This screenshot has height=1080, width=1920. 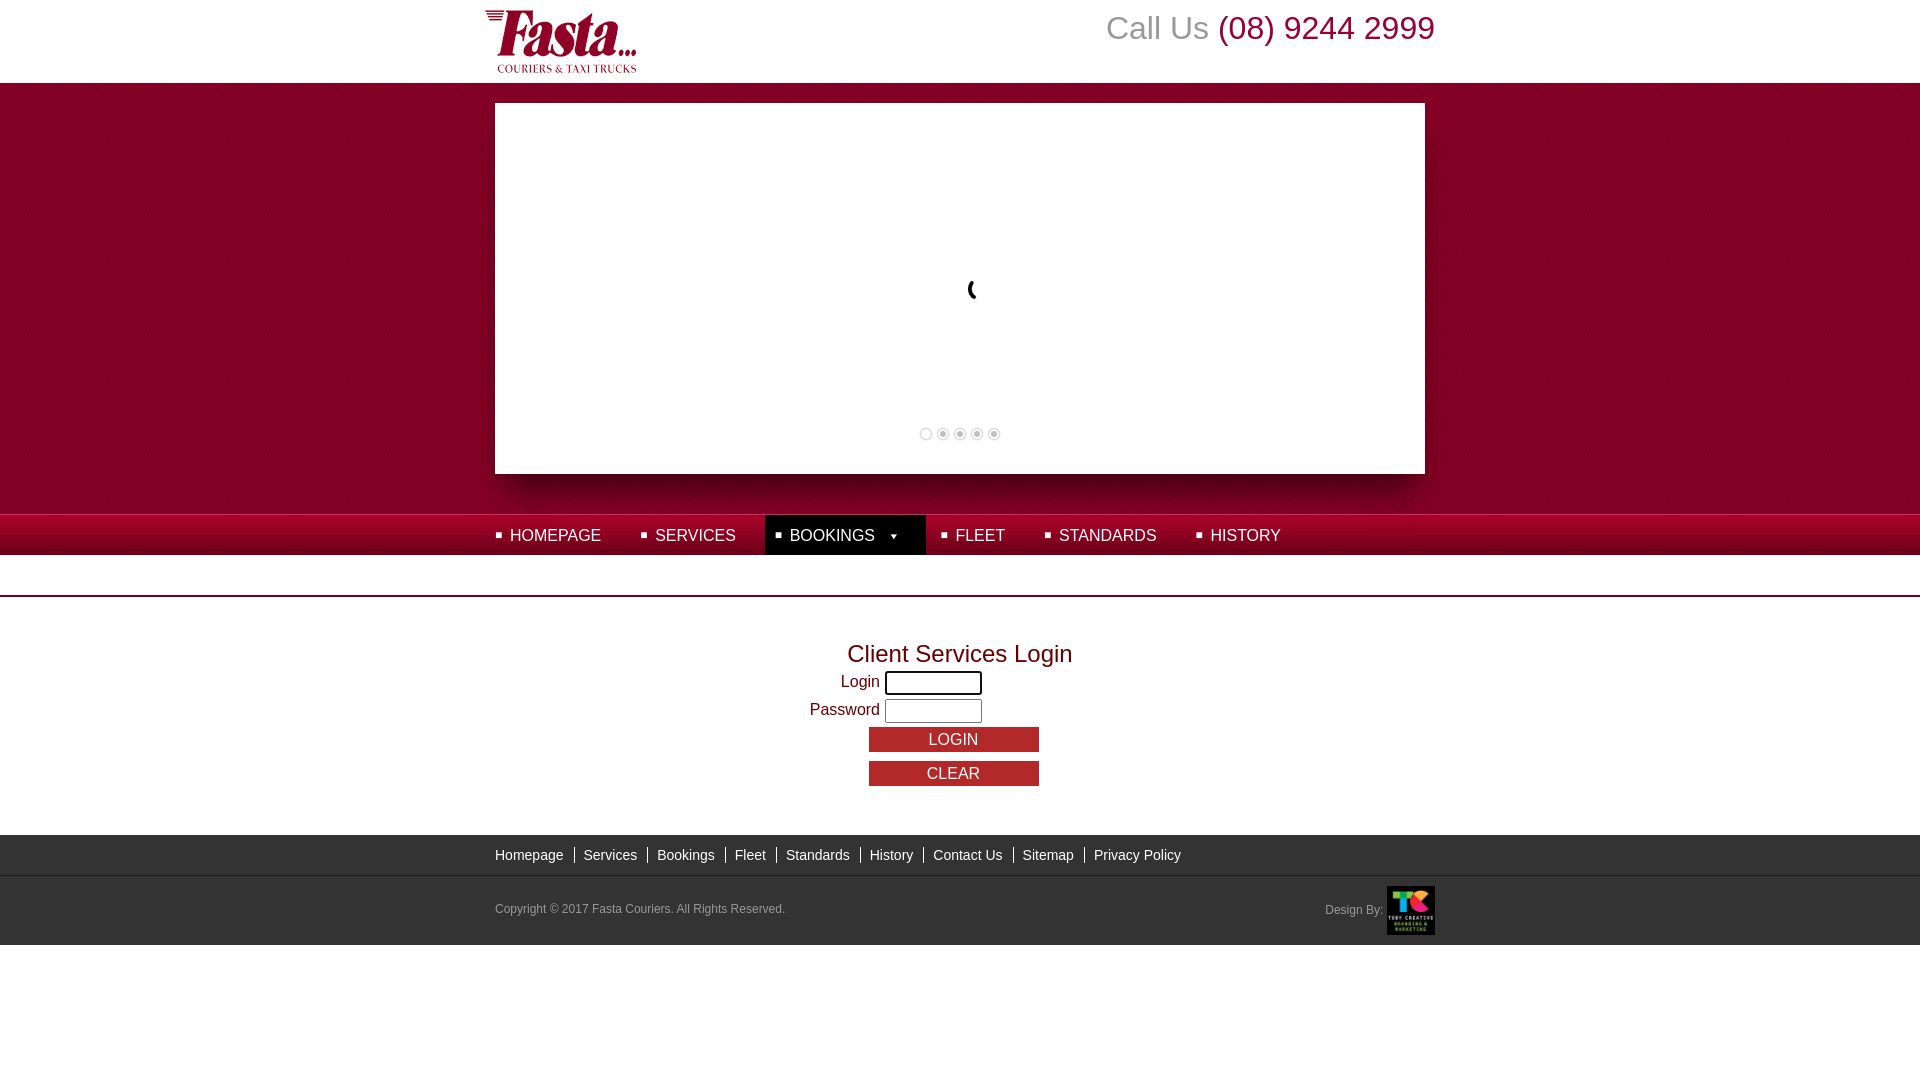 What do you see at coordinates (817, 855) in the screenshot?
I see `'Standards'` at bounding box center [817, 855].